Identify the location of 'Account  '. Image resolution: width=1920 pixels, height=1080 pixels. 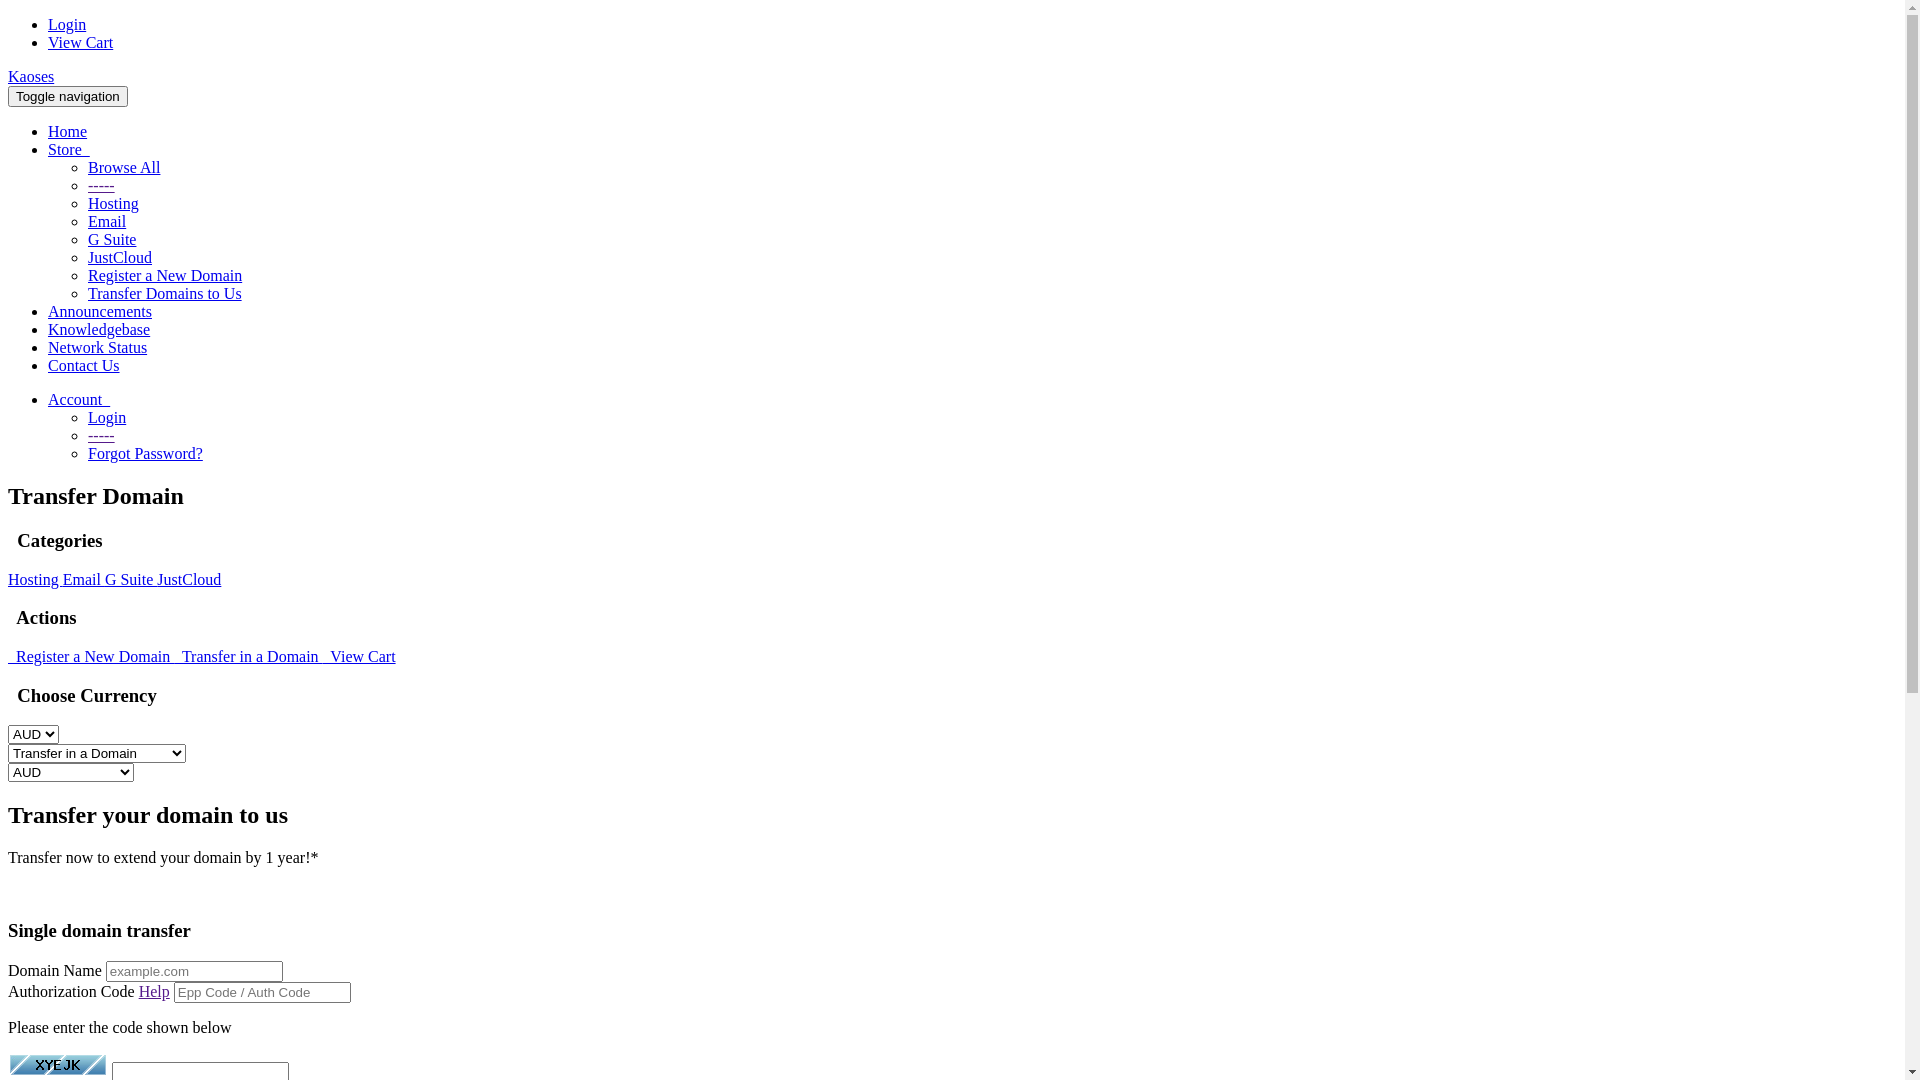
(78, 399).